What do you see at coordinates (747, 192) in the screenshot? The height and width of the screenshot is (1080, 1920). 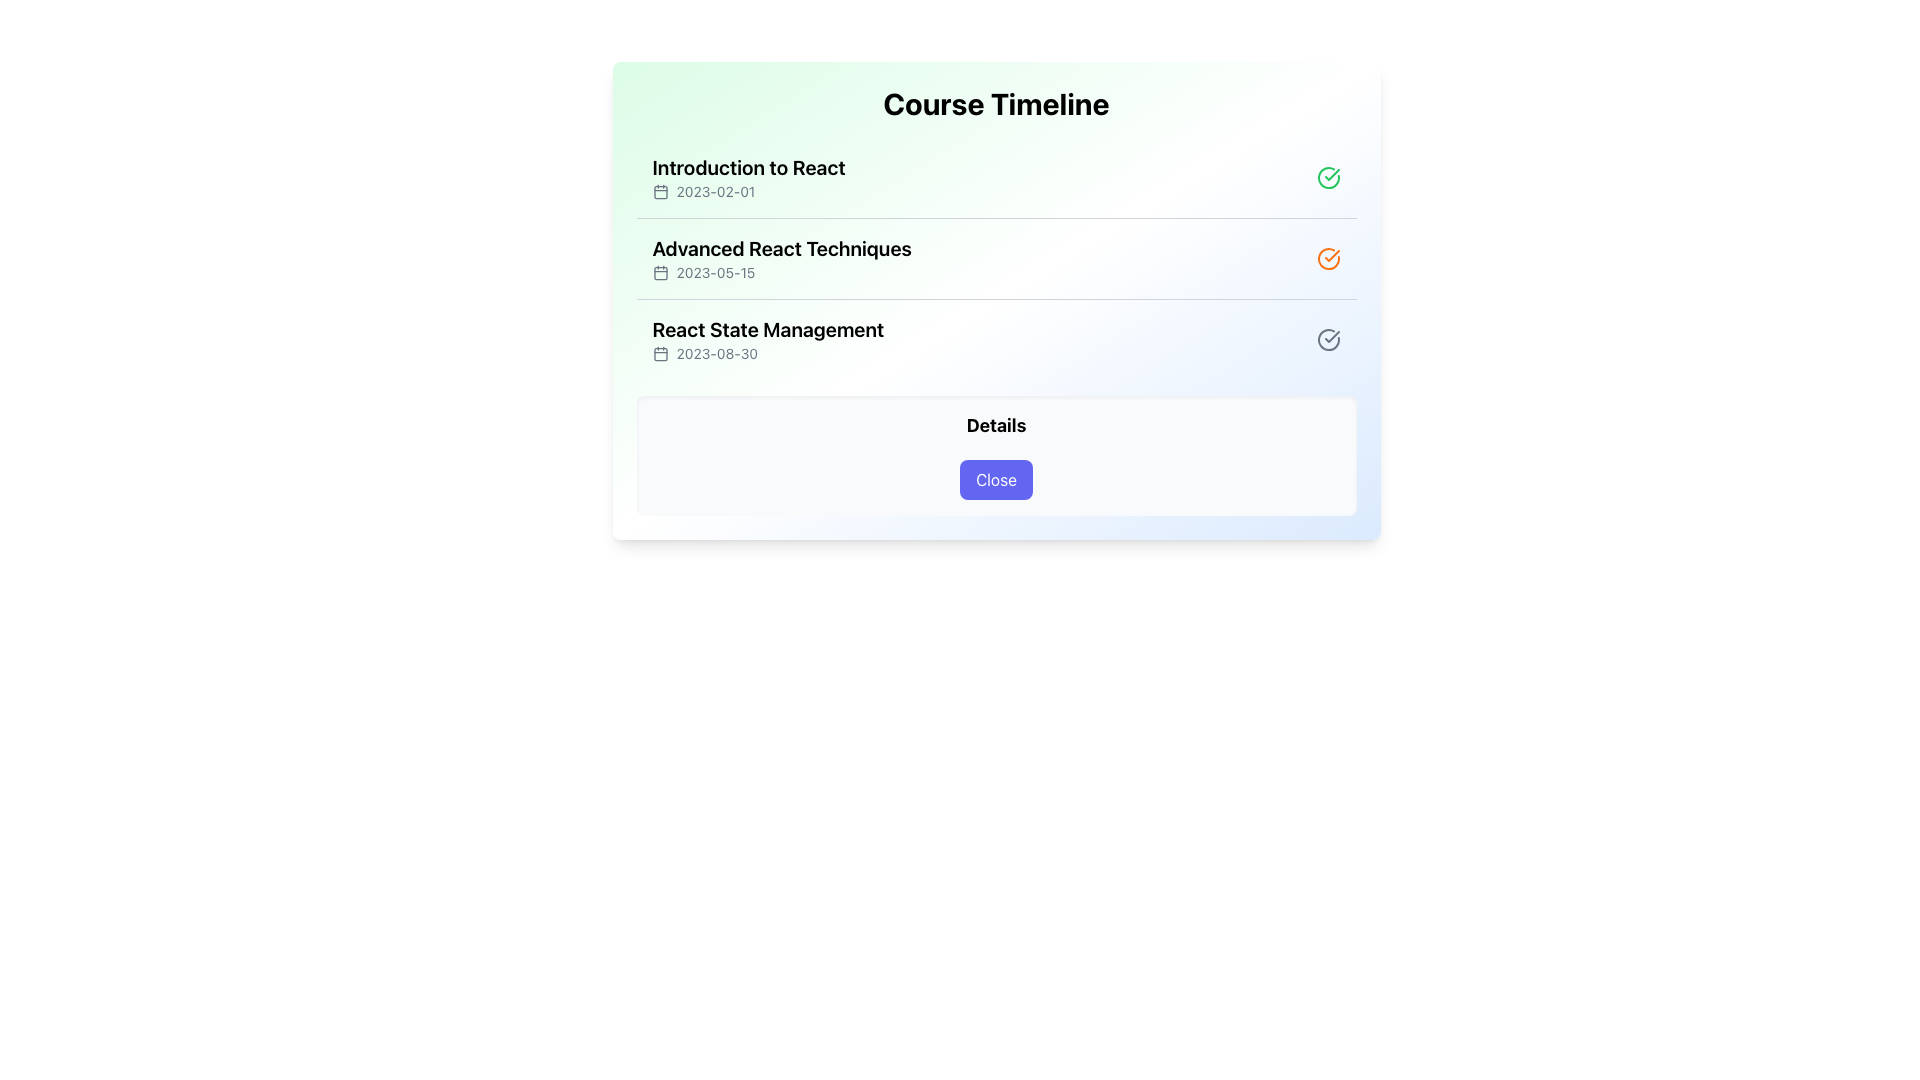 I see `date text label '2023-02-01' located below 'Introduction to React' in the 'Course Timeline' section` at bounding box center [747, 192].